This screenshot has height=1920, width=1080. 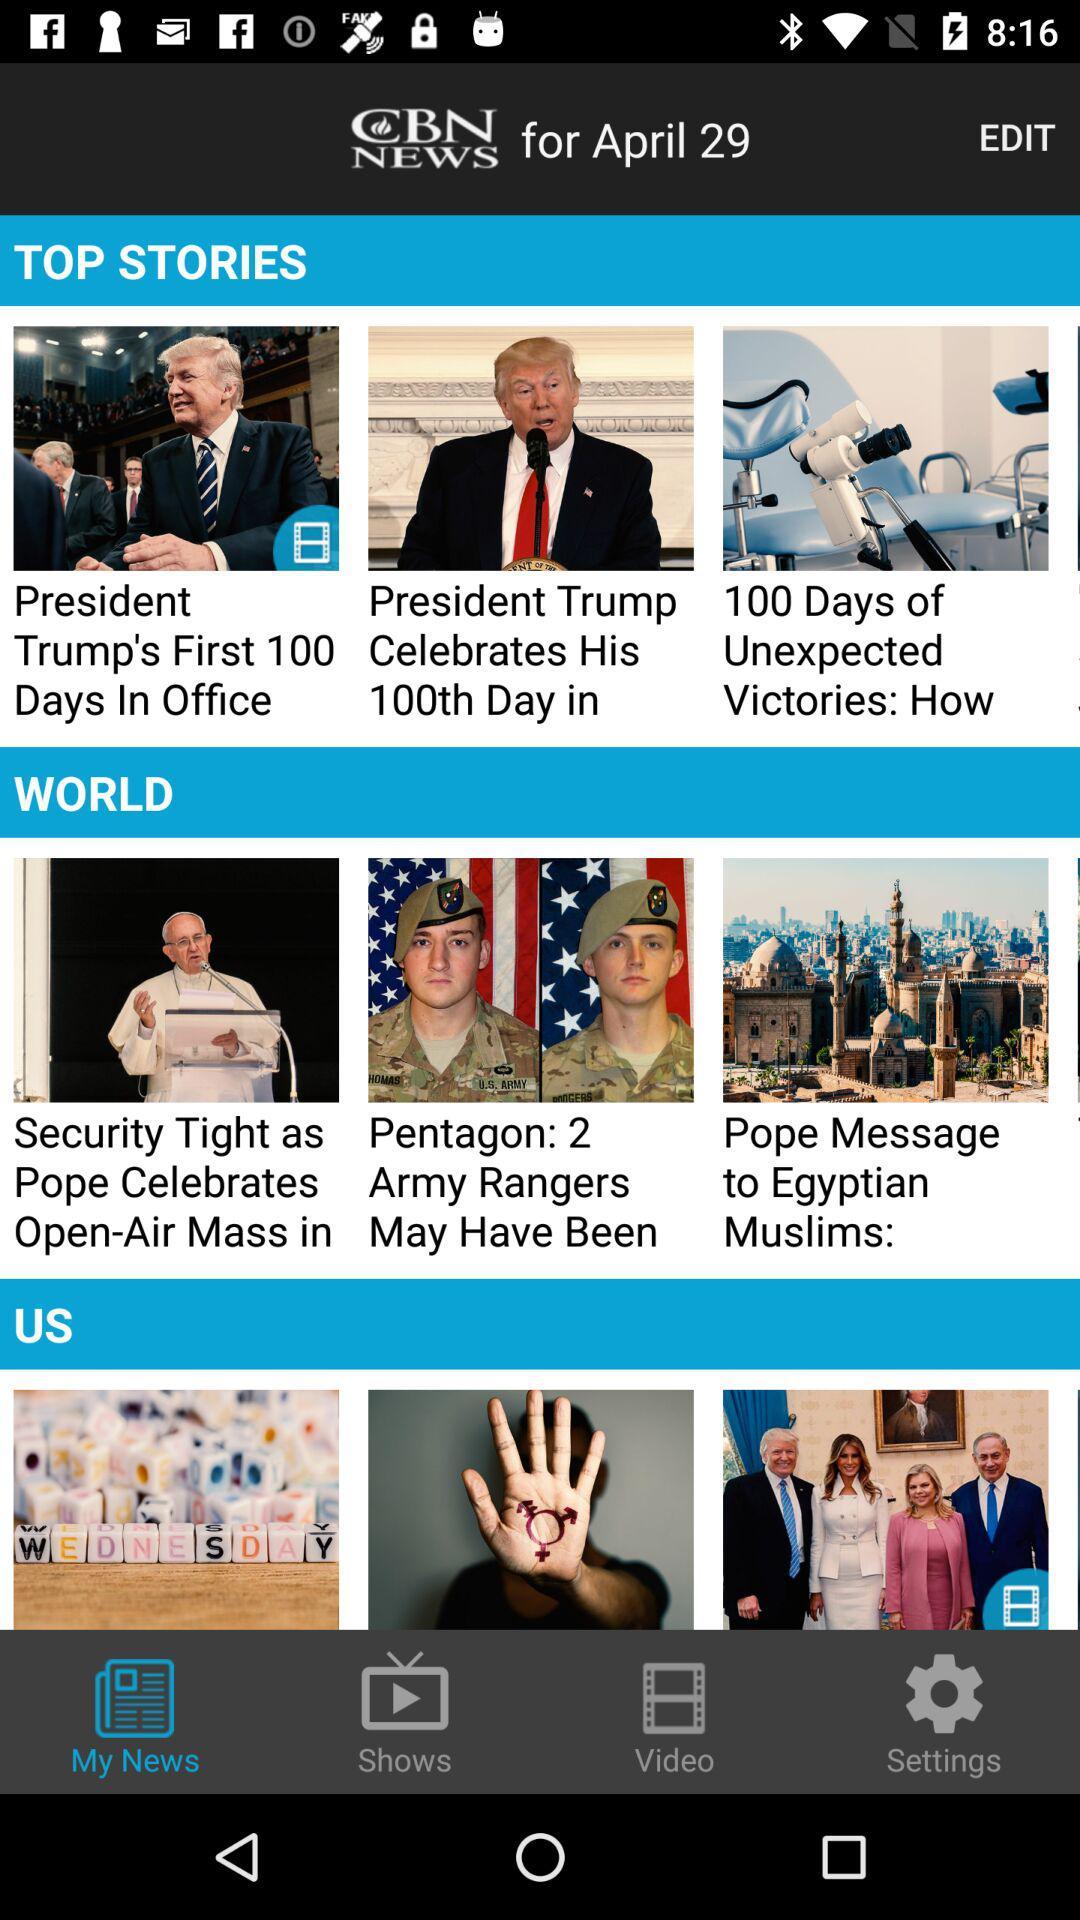 What do you see at coordinates (1017, 135) in the screenshot?
I see `the item next to the  for april 29` at bounding box center [1017, 135].